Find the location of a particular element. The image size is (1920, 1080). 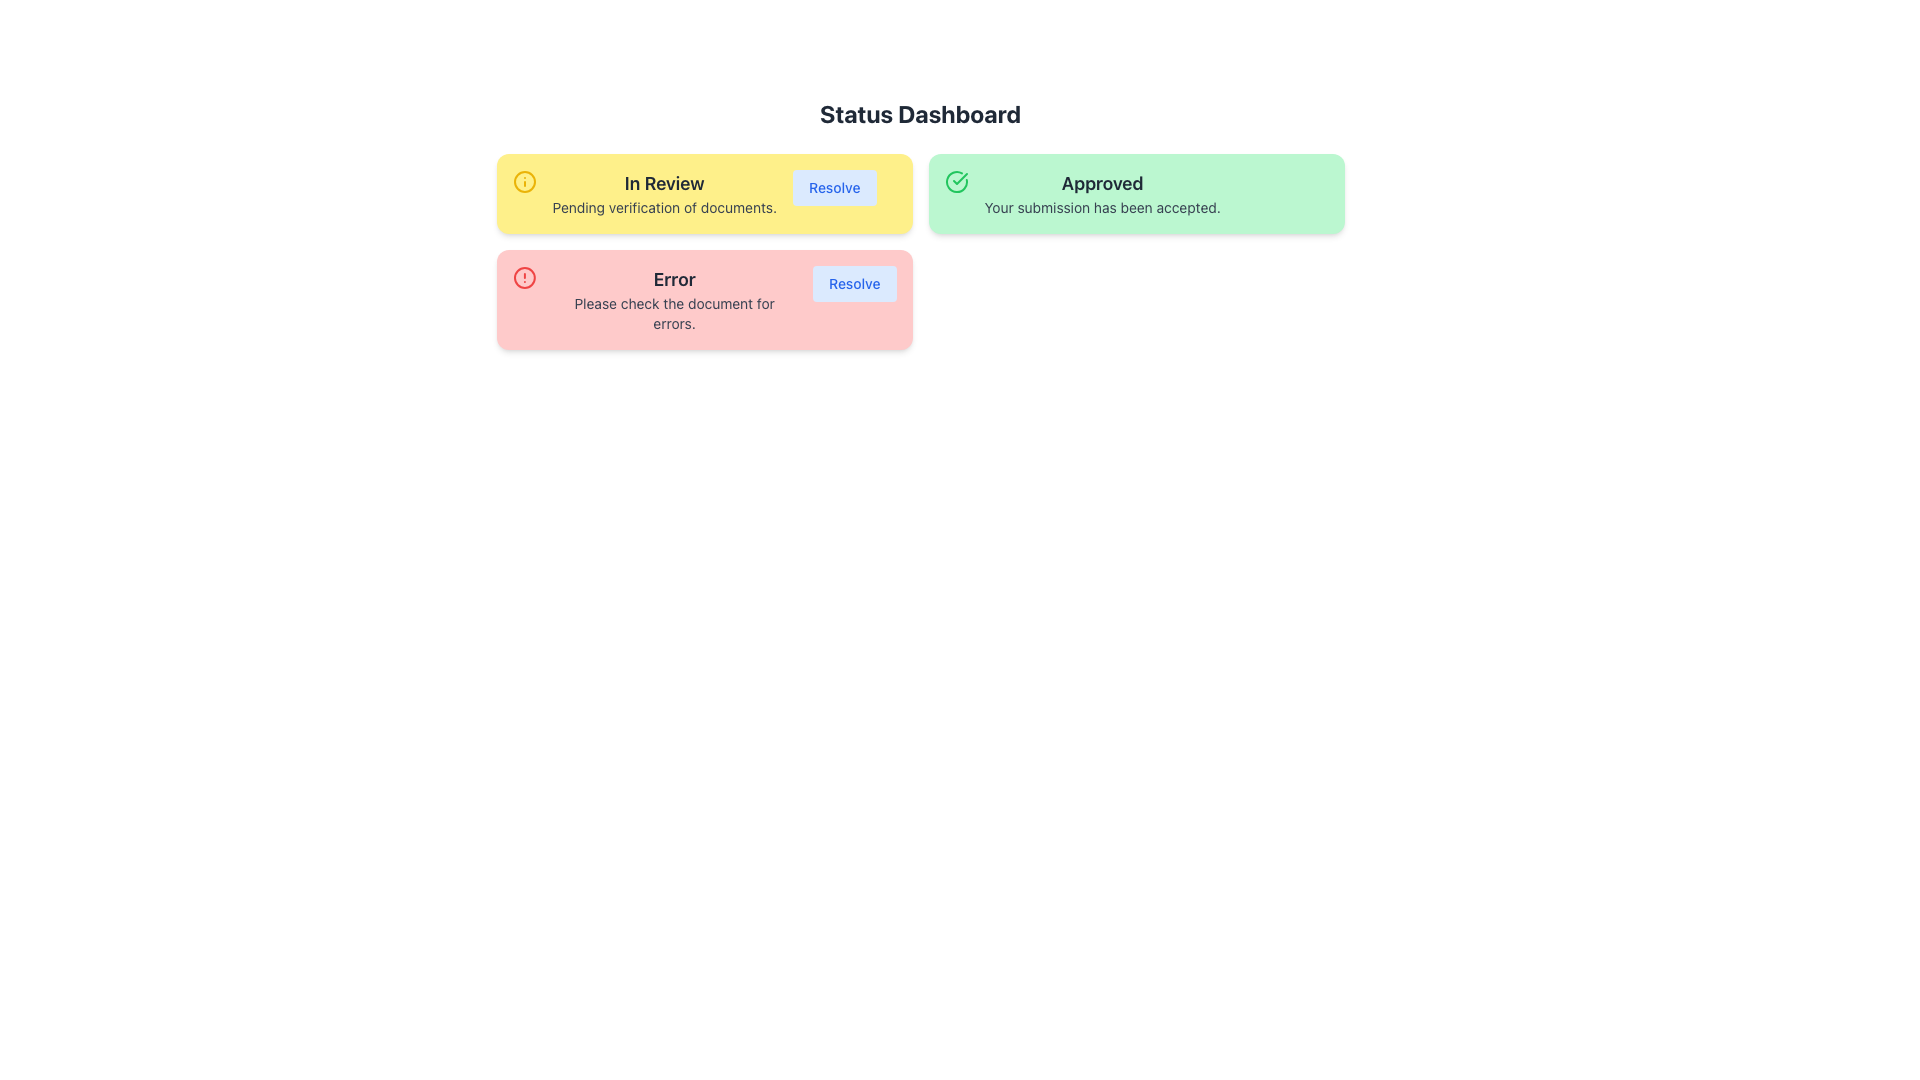

the text label that reads 'Pending verification of documents.' which is styled with a smaller gray font within a highlighted yellow background box in the 'In Review' notification area is located at coordinates (664, 208).